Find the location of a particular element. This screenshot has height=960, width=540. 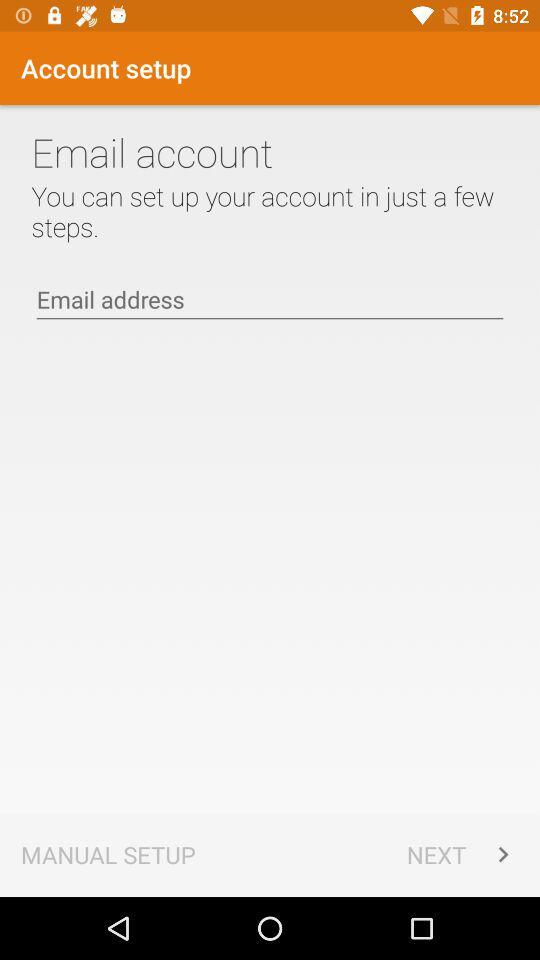

the app to the left of the next is located at coordinates (108, 853).